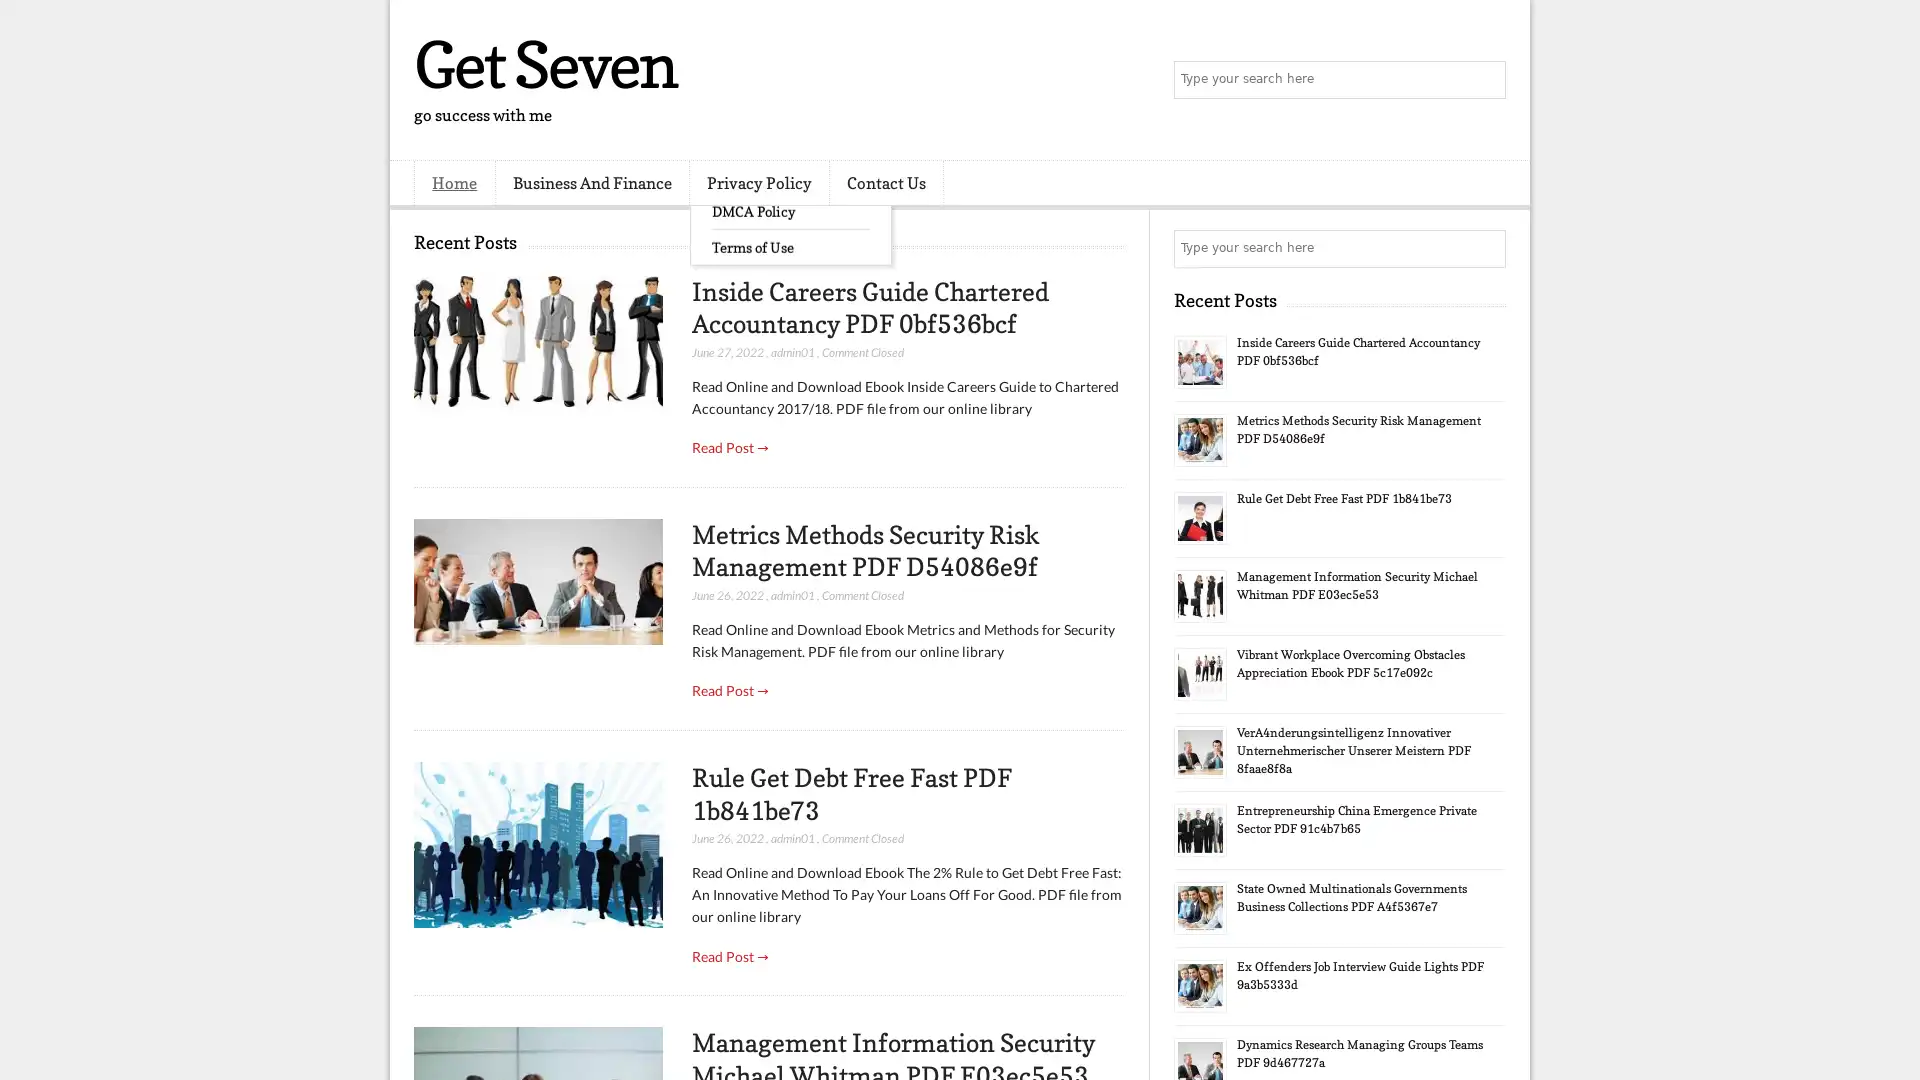 The height and width of the screenshot is (1080, 1920). I want to click on Search, so click(1485, 80).